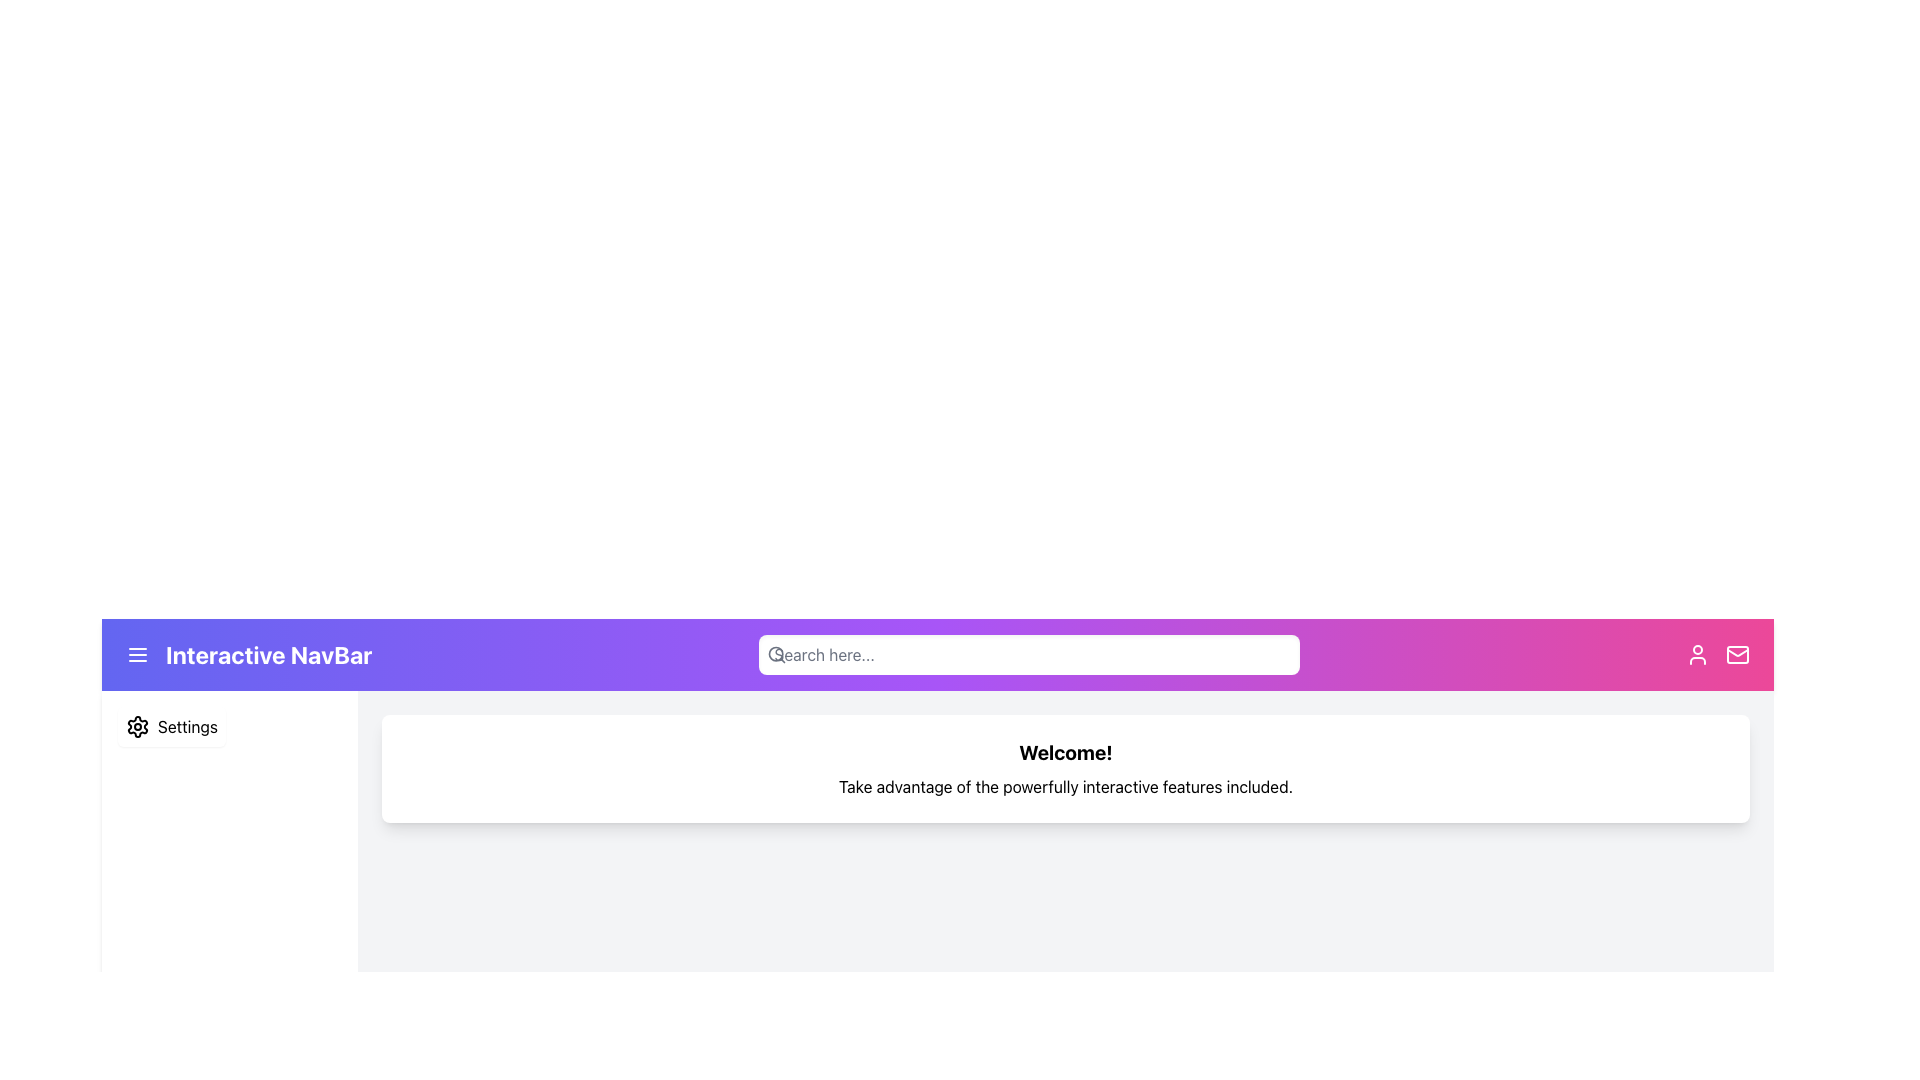  What do you see at coordinates (248, 655) in the screenshot?
I see `the 'Interactive NavBar' text, which is styled in bold font and located next to a three-line menu icon in the purple gradient header on the left-hand side` at bounding box center [248, 655].